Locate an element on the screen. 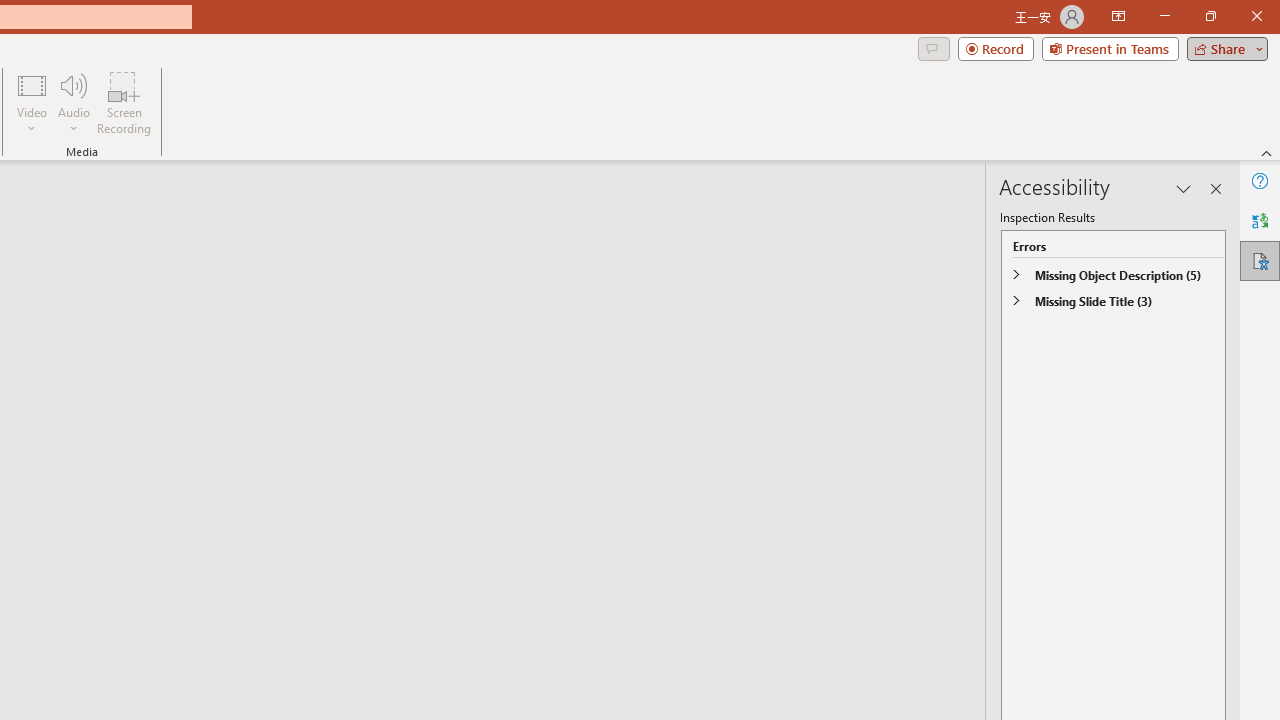 The image size is (1280, 720). 'Present in Teams' is located at coordinates (1109, 47).